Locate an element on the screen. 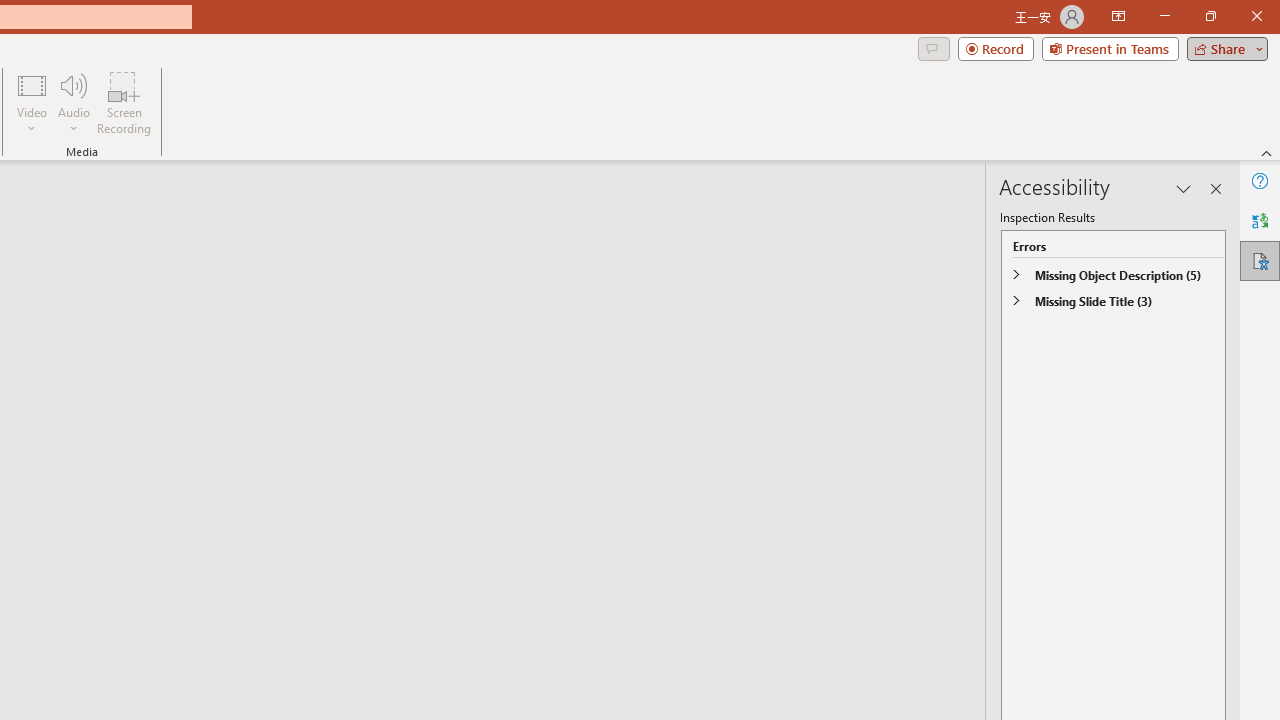 The image size is (1280, 720). 'Present in Teams' is located at coordinates (1109, 47).